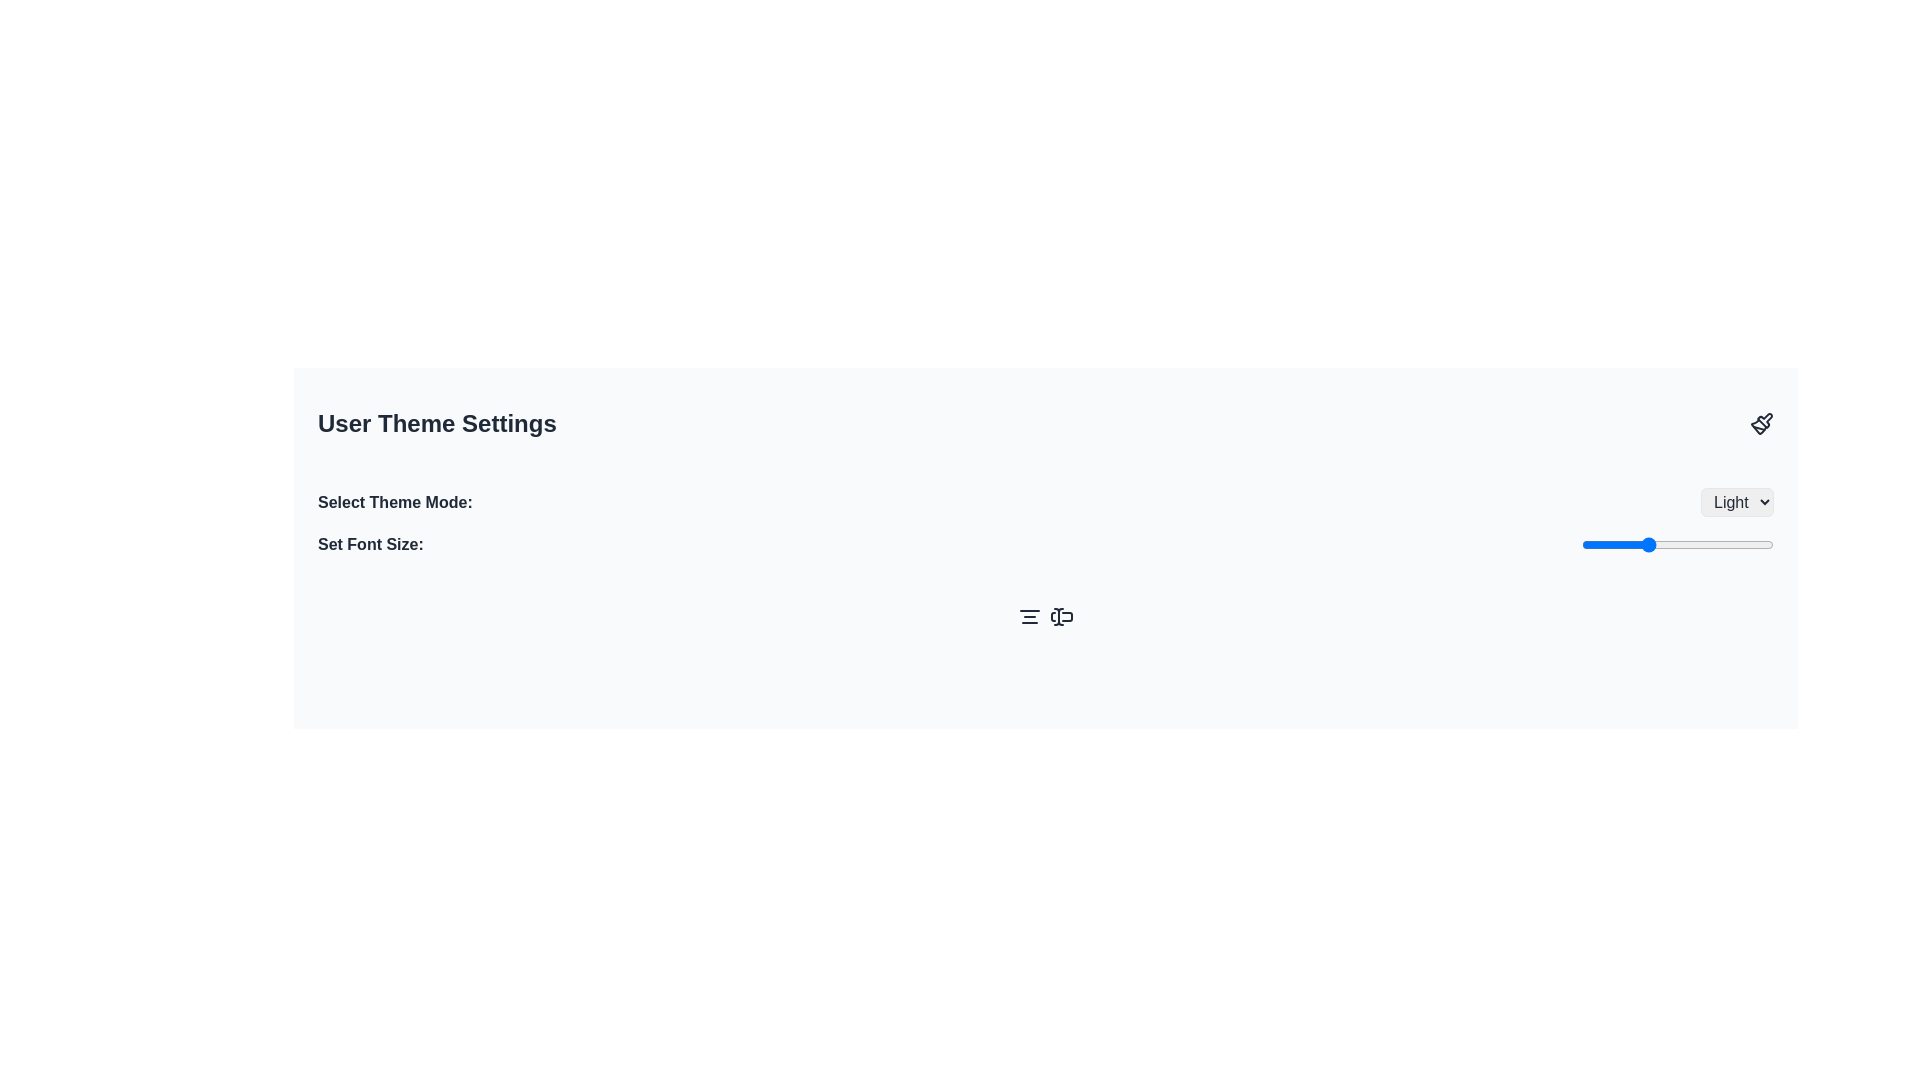 The image size is (1920, 1080). What do you see at coordinates (1761, 423) in the screenshot?
I see `the icon located at the top-right corner of the 'User Theme Settings' section for further interaction` at bounding box center [1761, 423].